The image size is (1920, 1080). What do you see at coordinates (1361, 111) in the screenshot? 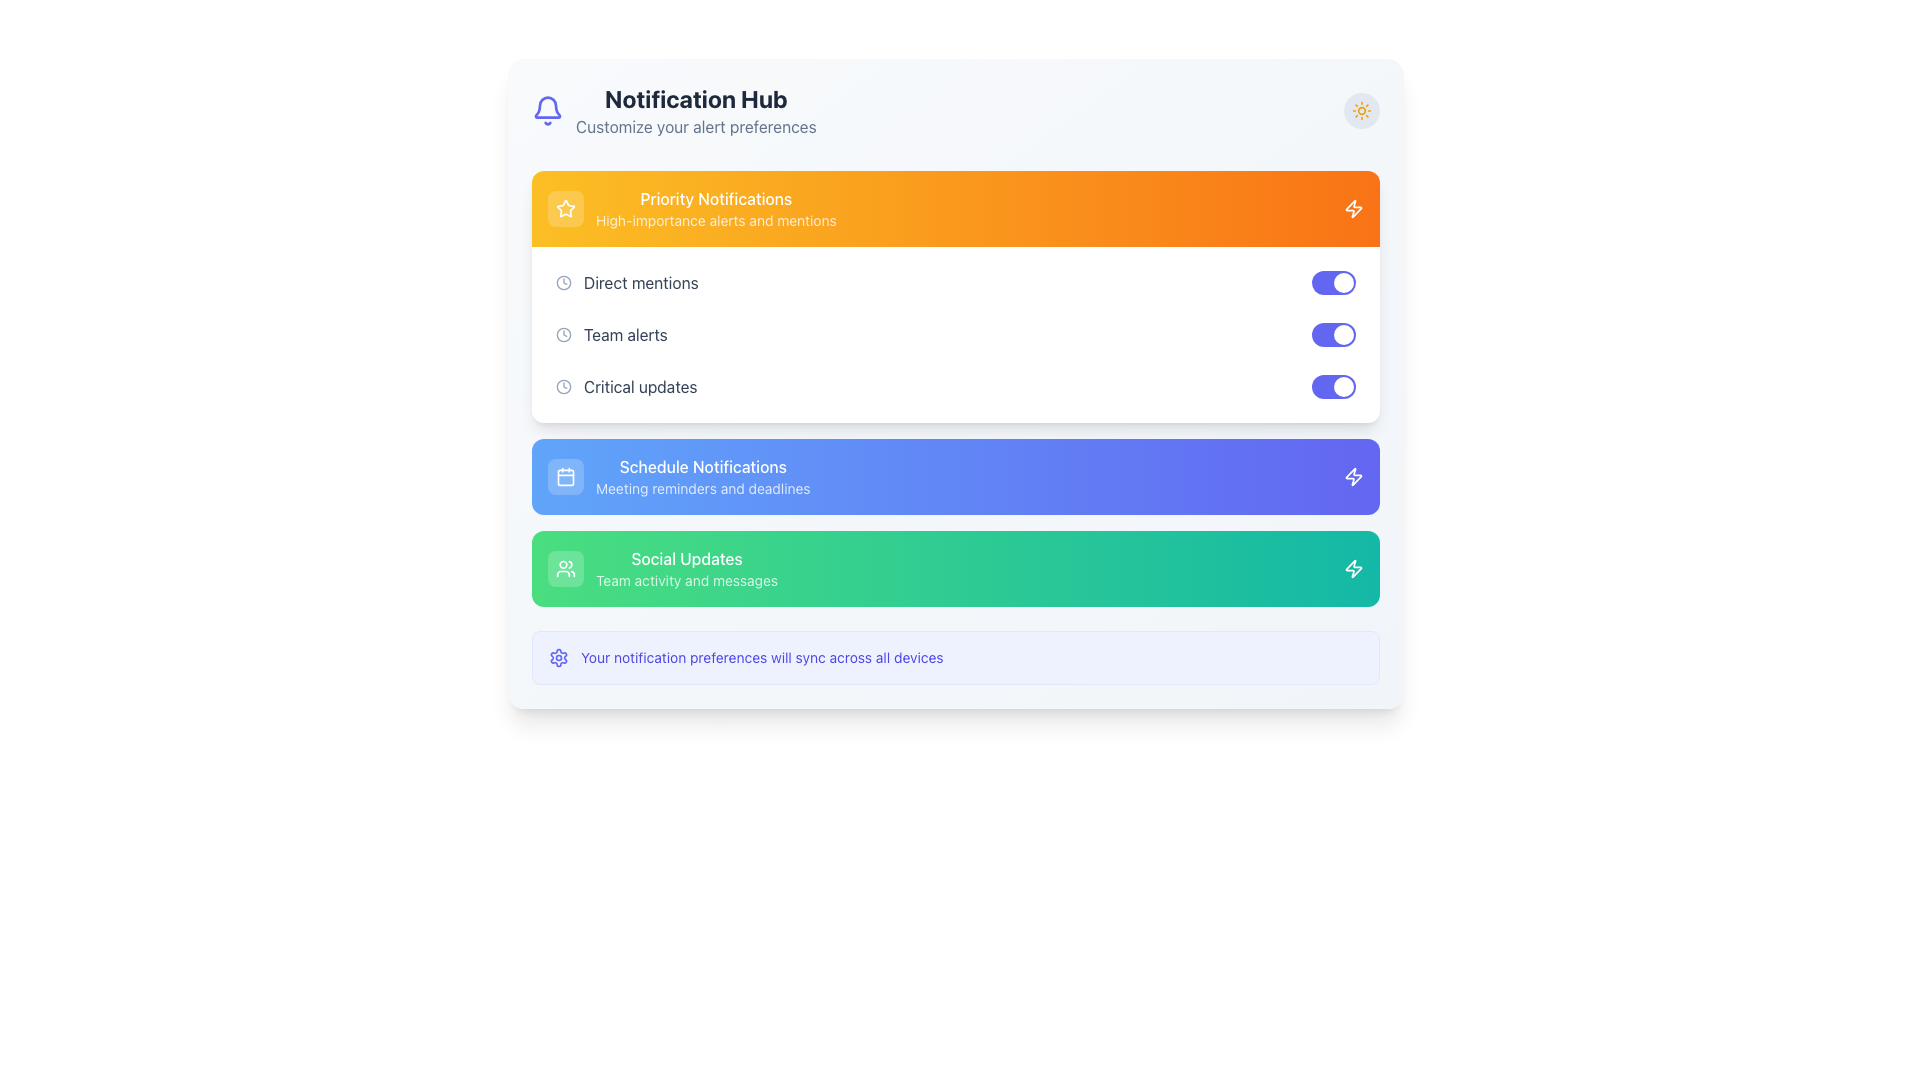
I see `the sun icon located at the top-right corner of the notification hub card to switch themes` at bounding box center [1361, 111].